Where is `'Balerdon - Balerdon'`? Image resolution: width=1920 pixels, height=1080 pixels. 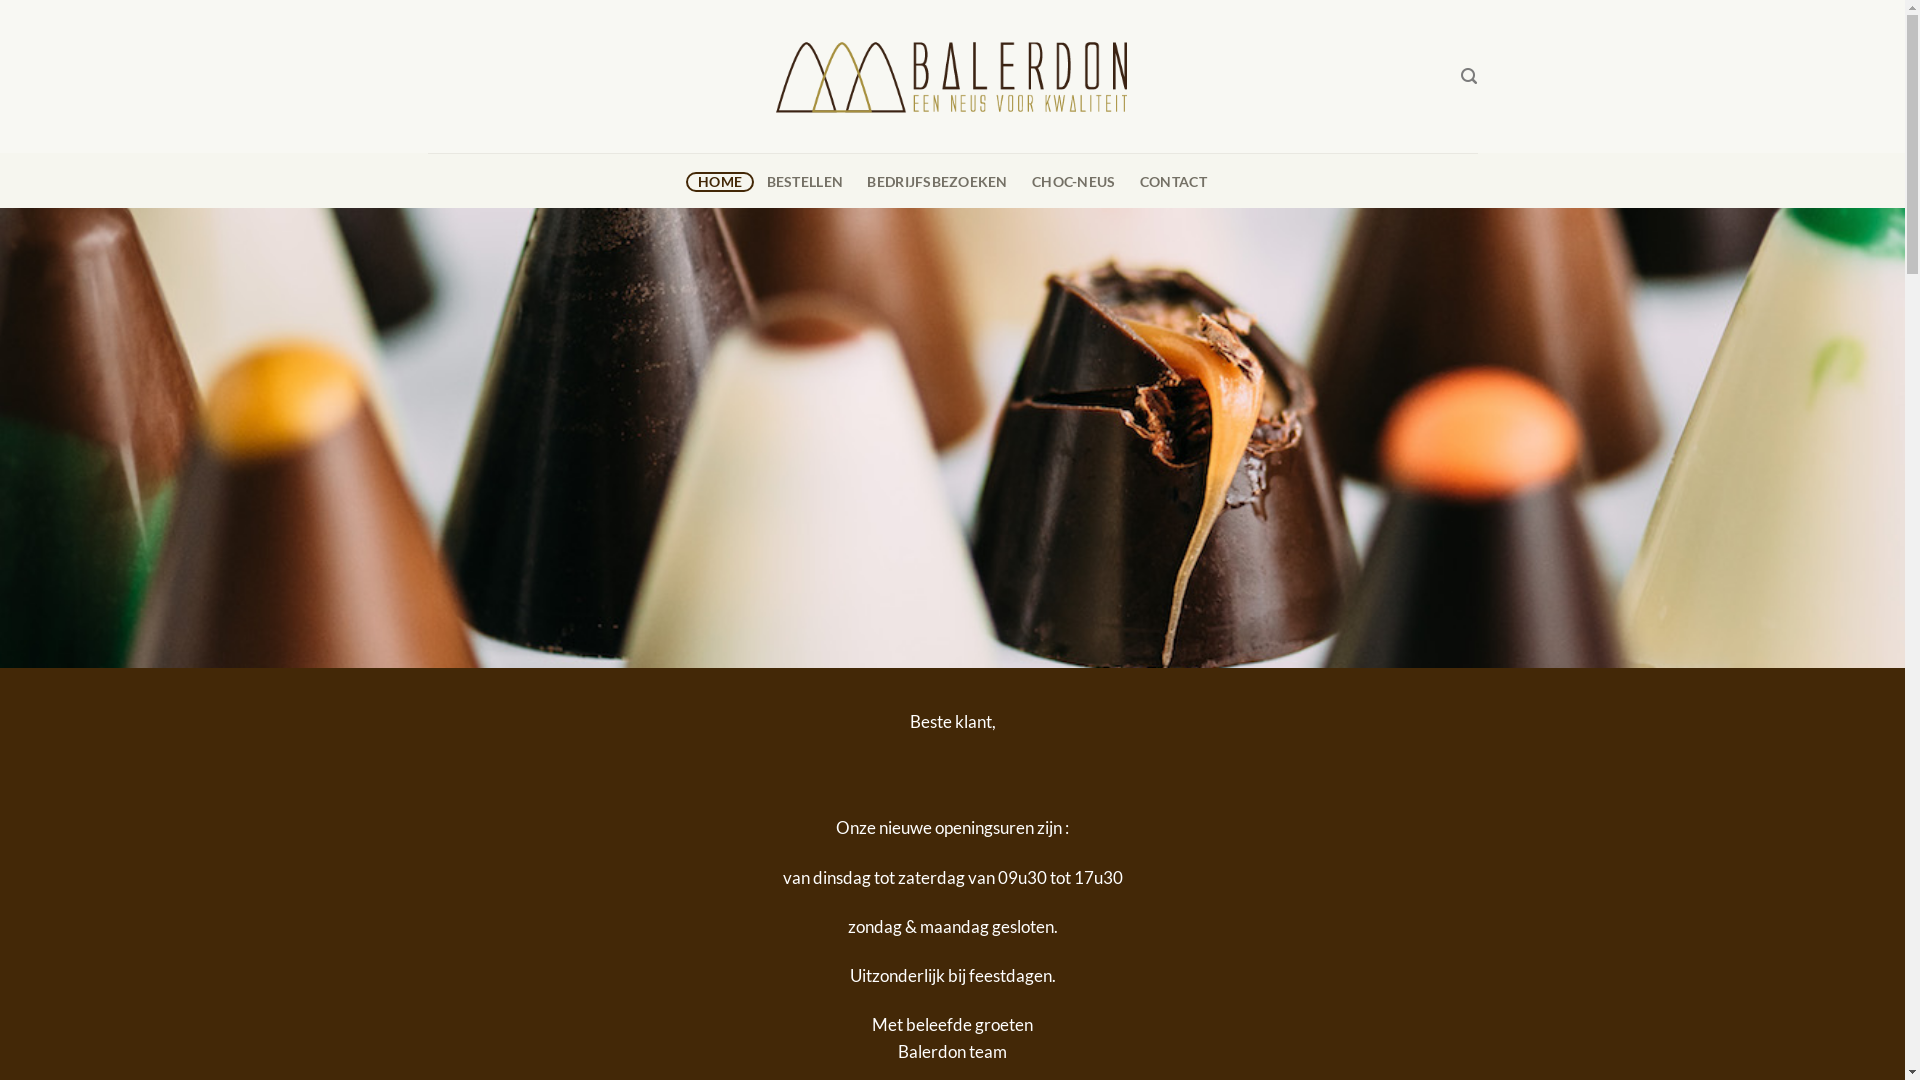
'Balerdon - Balerdon' is located at coordinates (952, 75).